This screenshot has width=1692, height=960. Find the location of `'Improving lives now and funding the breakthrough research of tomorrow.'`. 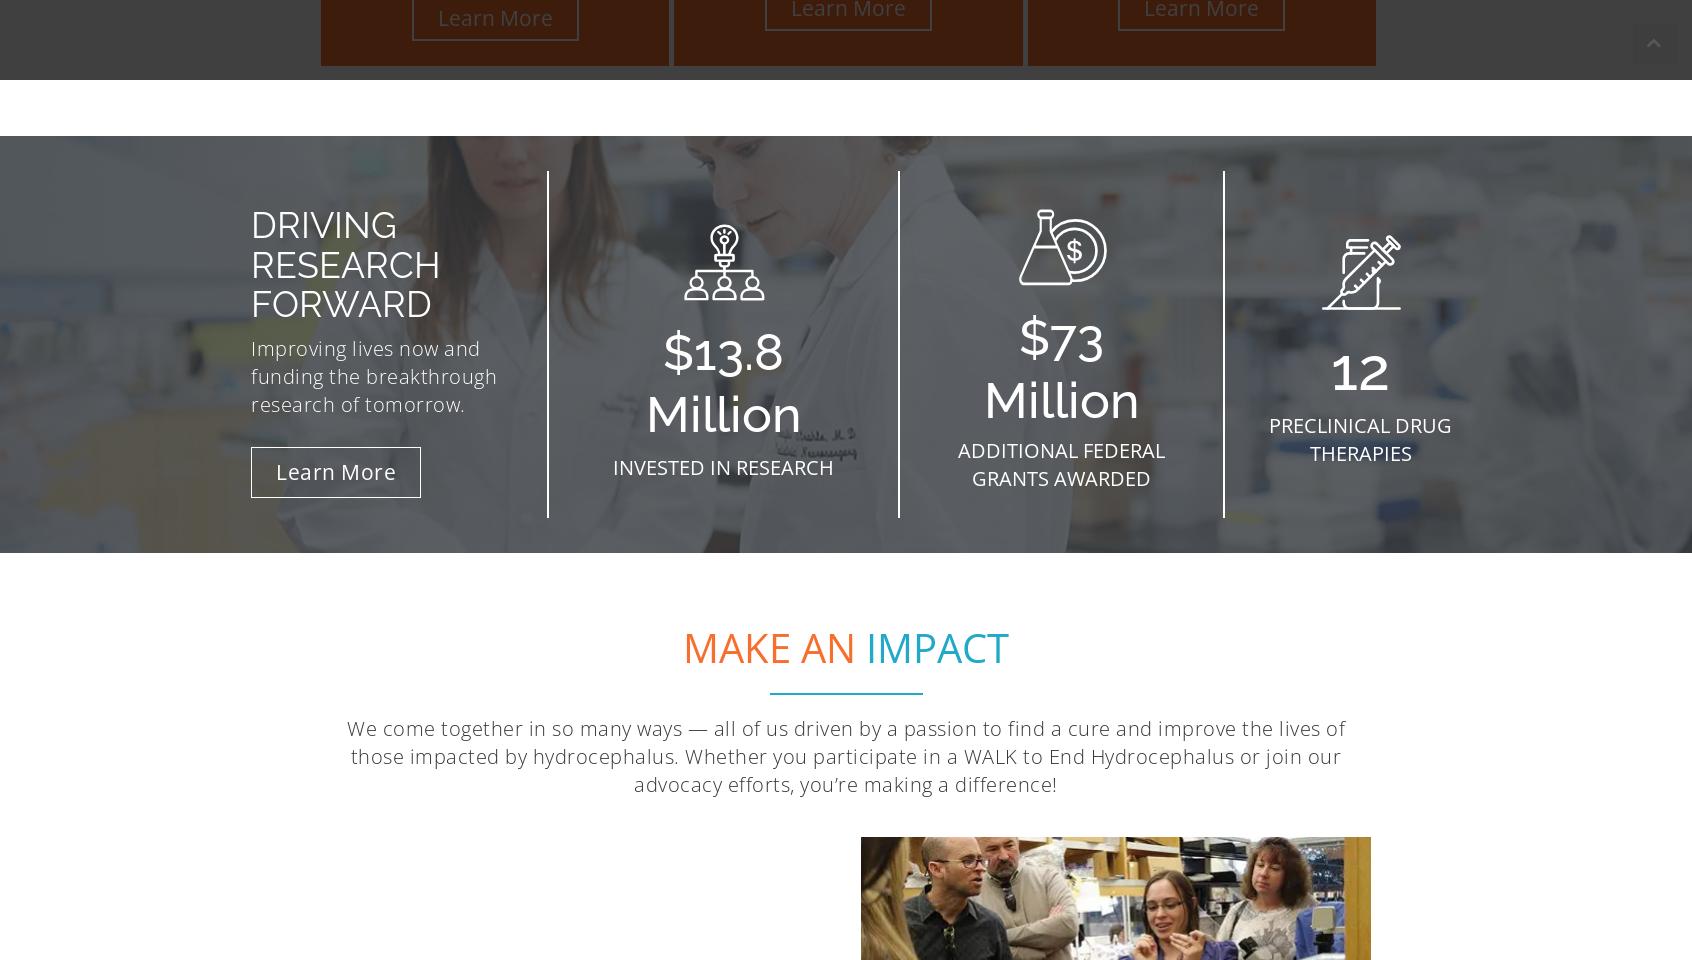

'Improving lives now and funding the breakthrough research of tomorrow.' is located at coordinates (373, 374).